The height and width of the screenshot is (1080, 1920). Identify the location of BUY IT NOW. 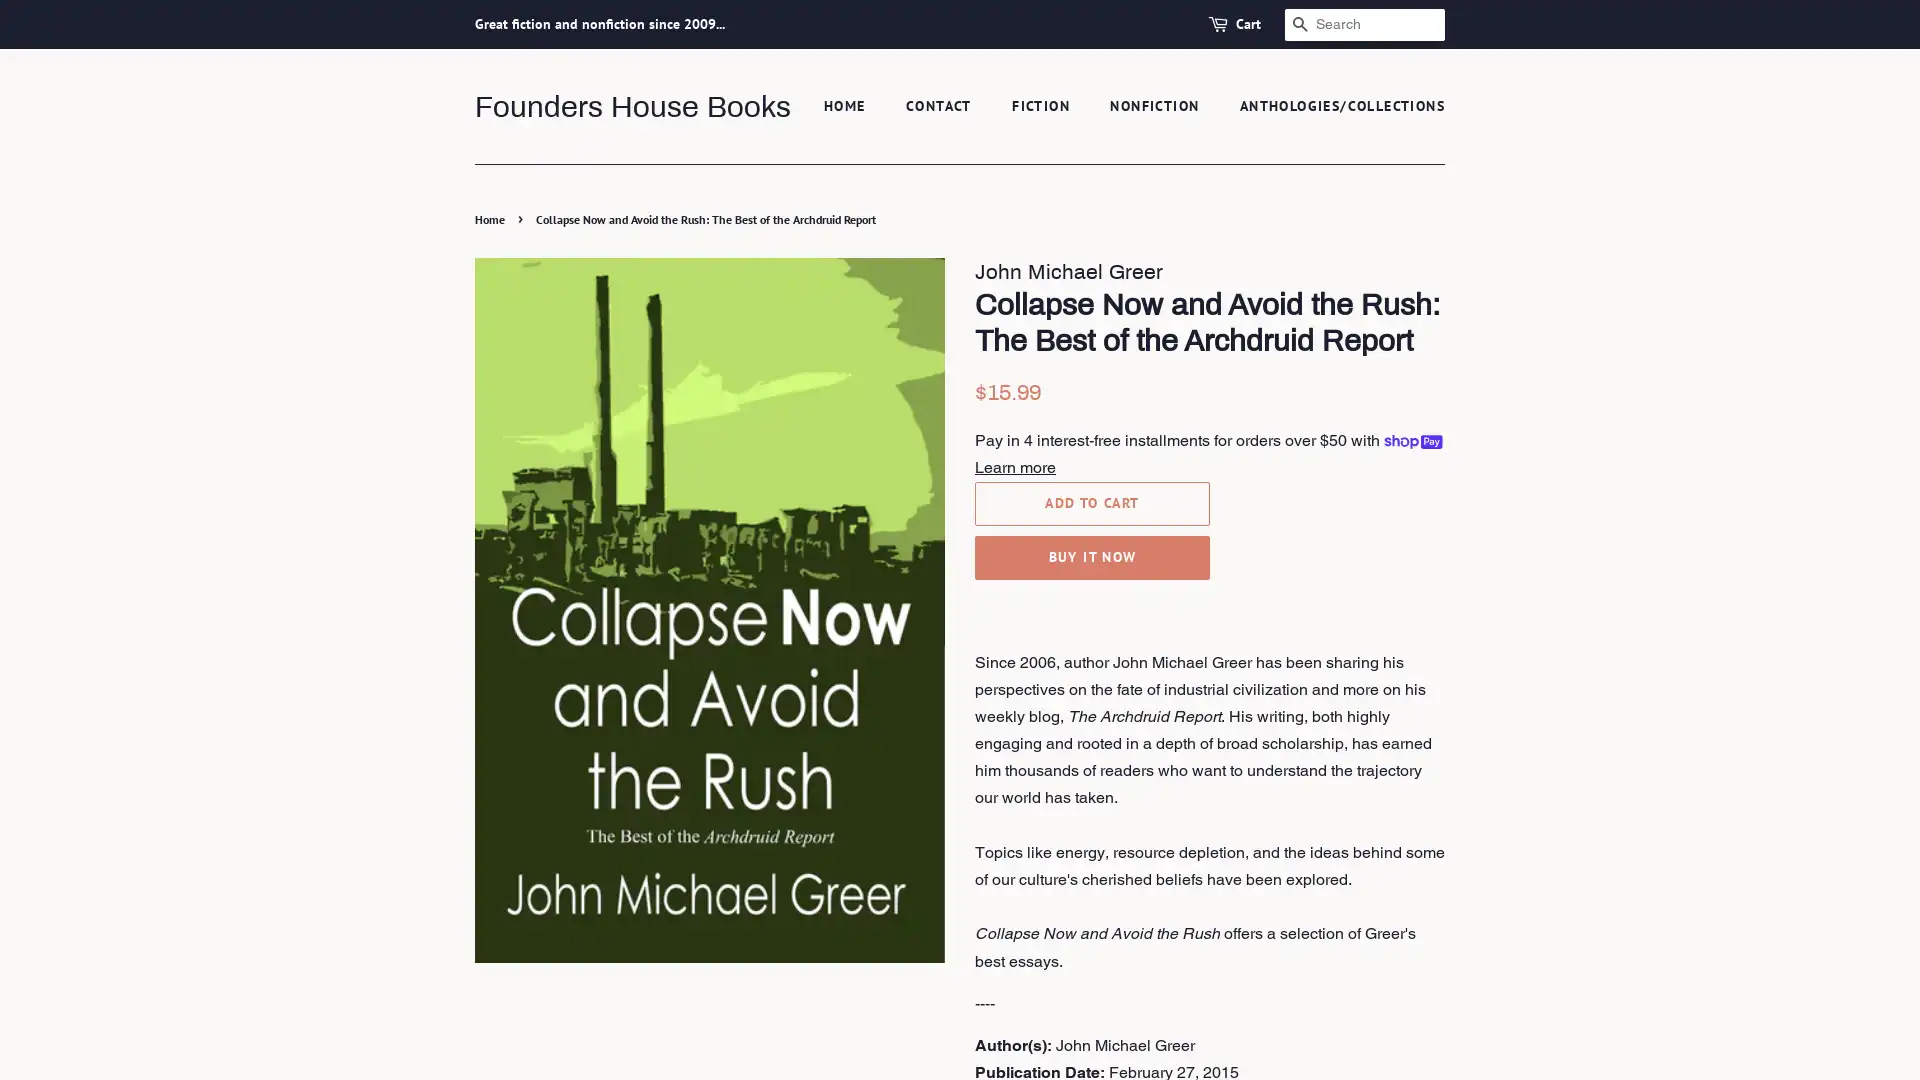
(1091, 556).